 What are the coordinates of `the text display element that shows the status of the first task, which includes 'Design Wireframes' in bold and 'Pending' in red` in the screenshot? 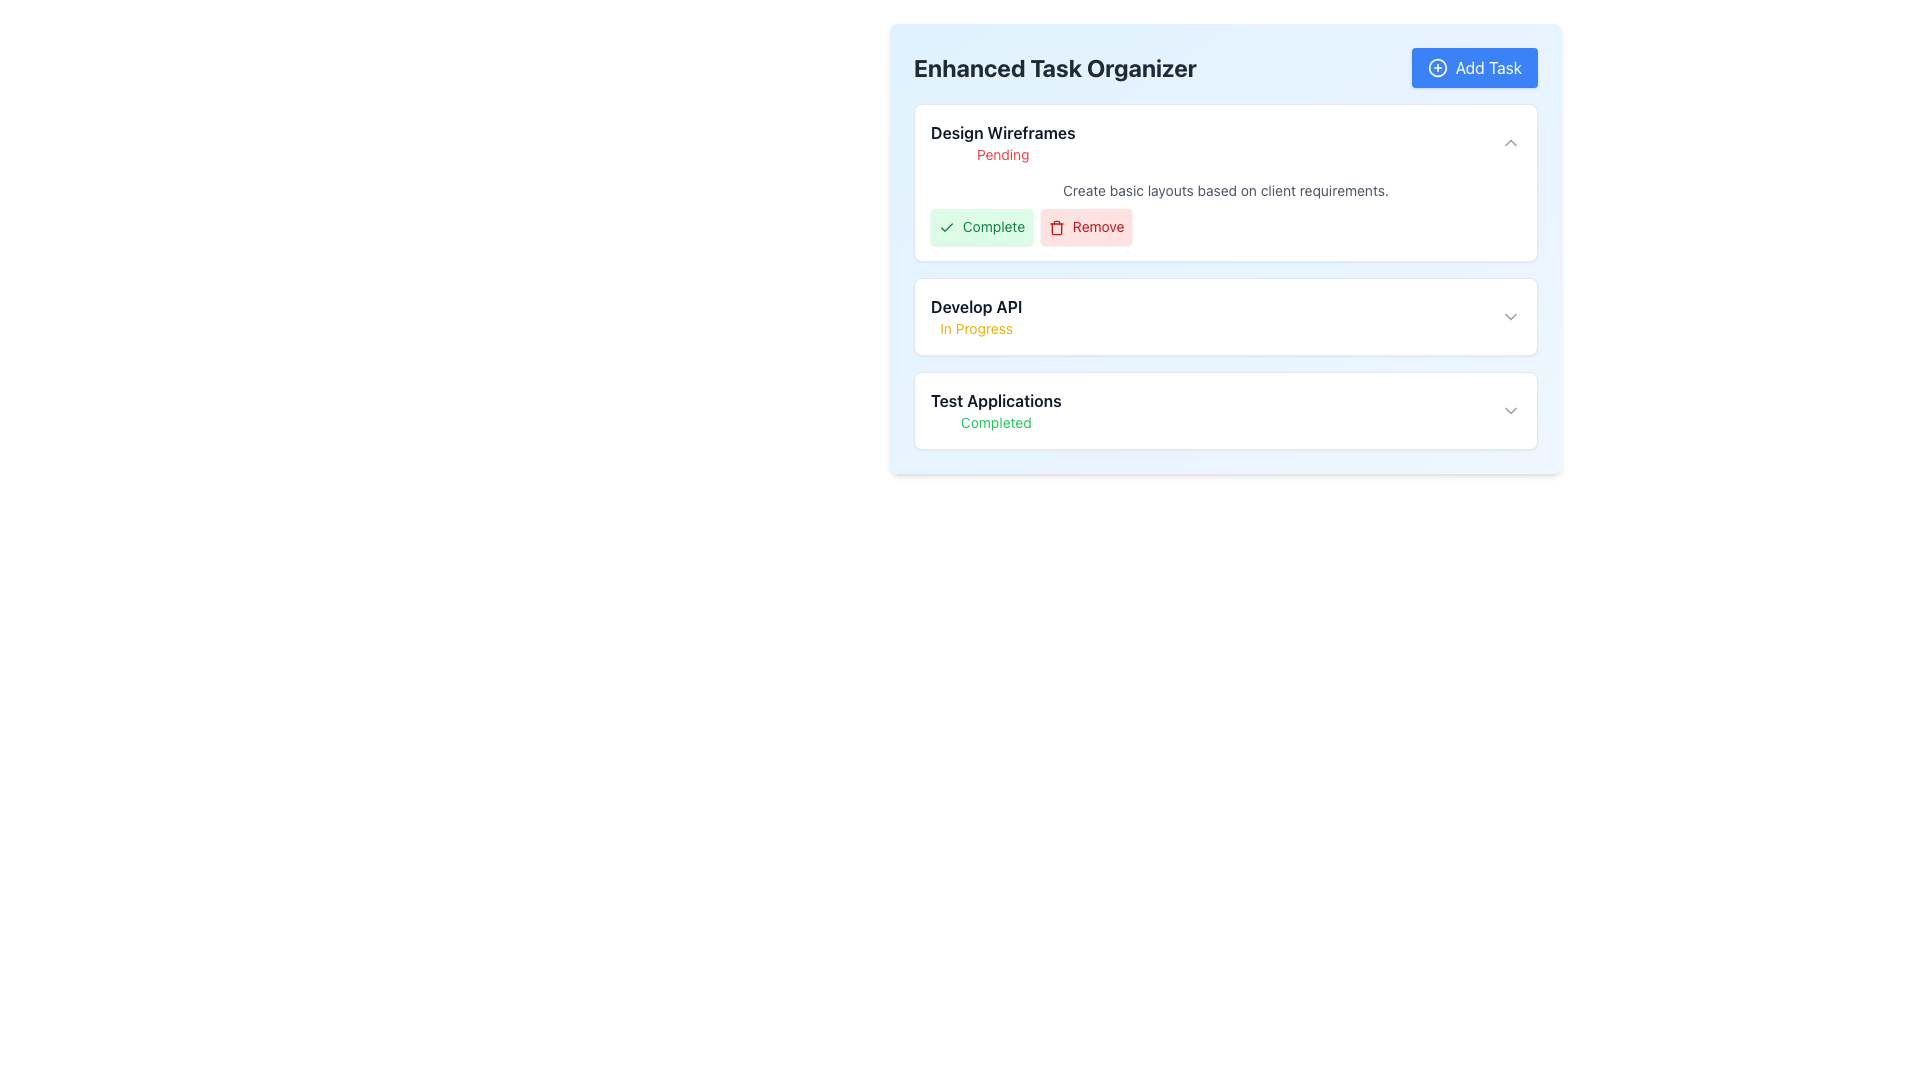 It's located at (1003, 141).